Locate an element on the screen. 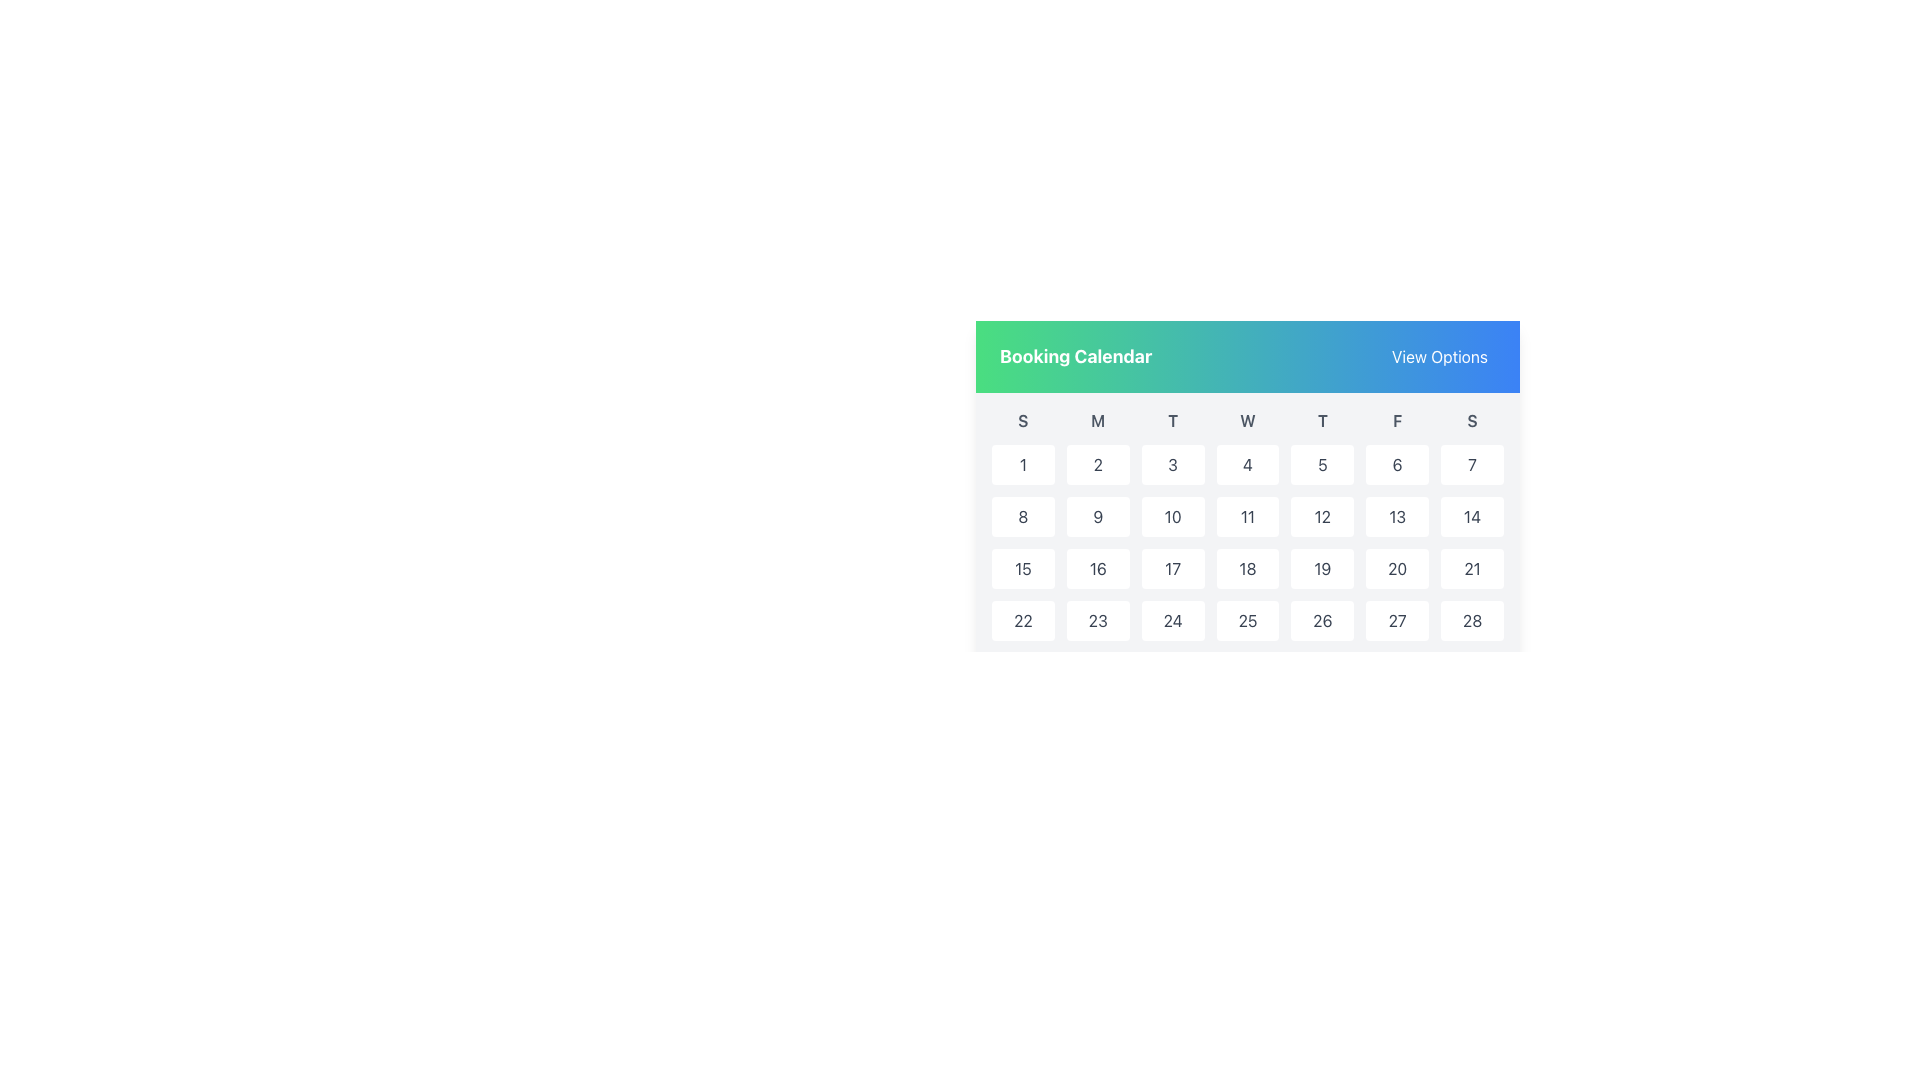 The height and width of the screenshot is (1080, 1920). the static text element displaying the numeric value '10' in the fourth cell of the second row of the calendar grid is located at coordinates (1173, 515).